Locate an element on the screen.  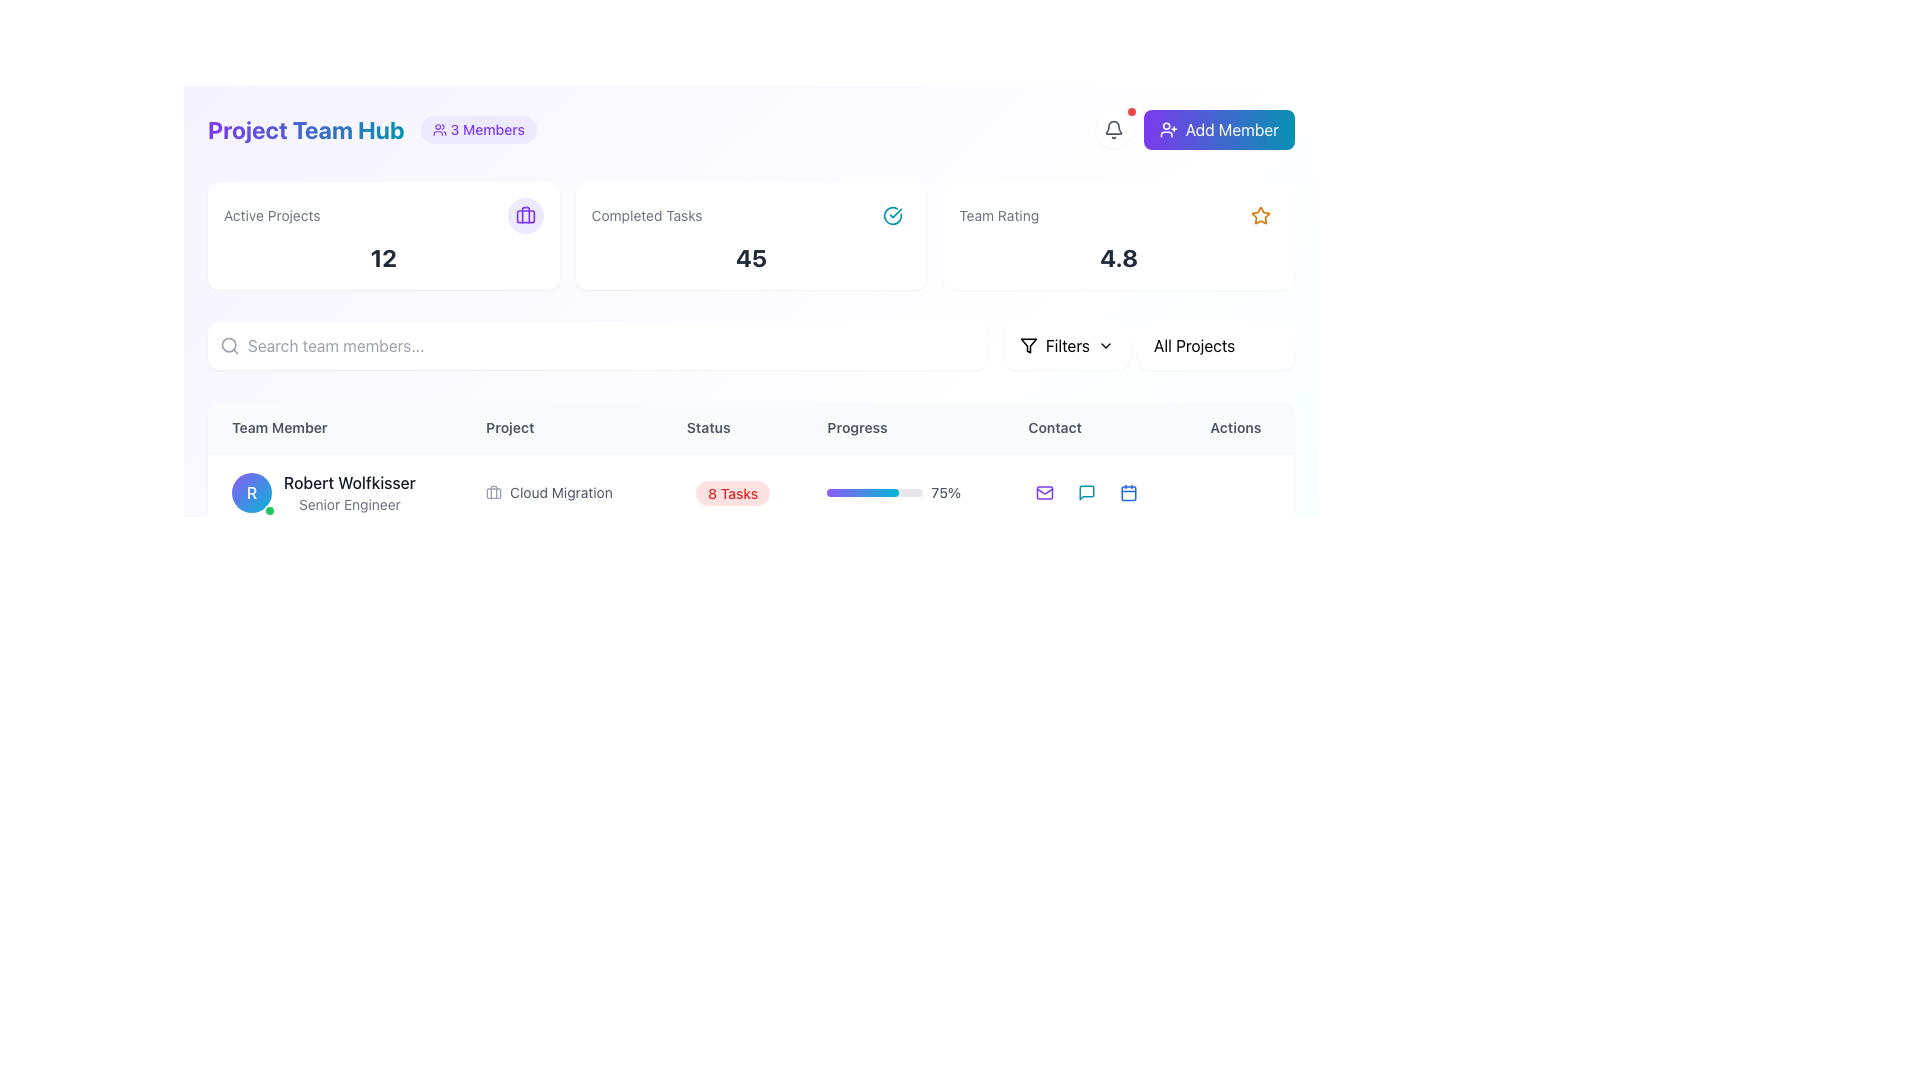
the bold header text displaying 'Project Team Hub' is located at coordinates (305, 130).